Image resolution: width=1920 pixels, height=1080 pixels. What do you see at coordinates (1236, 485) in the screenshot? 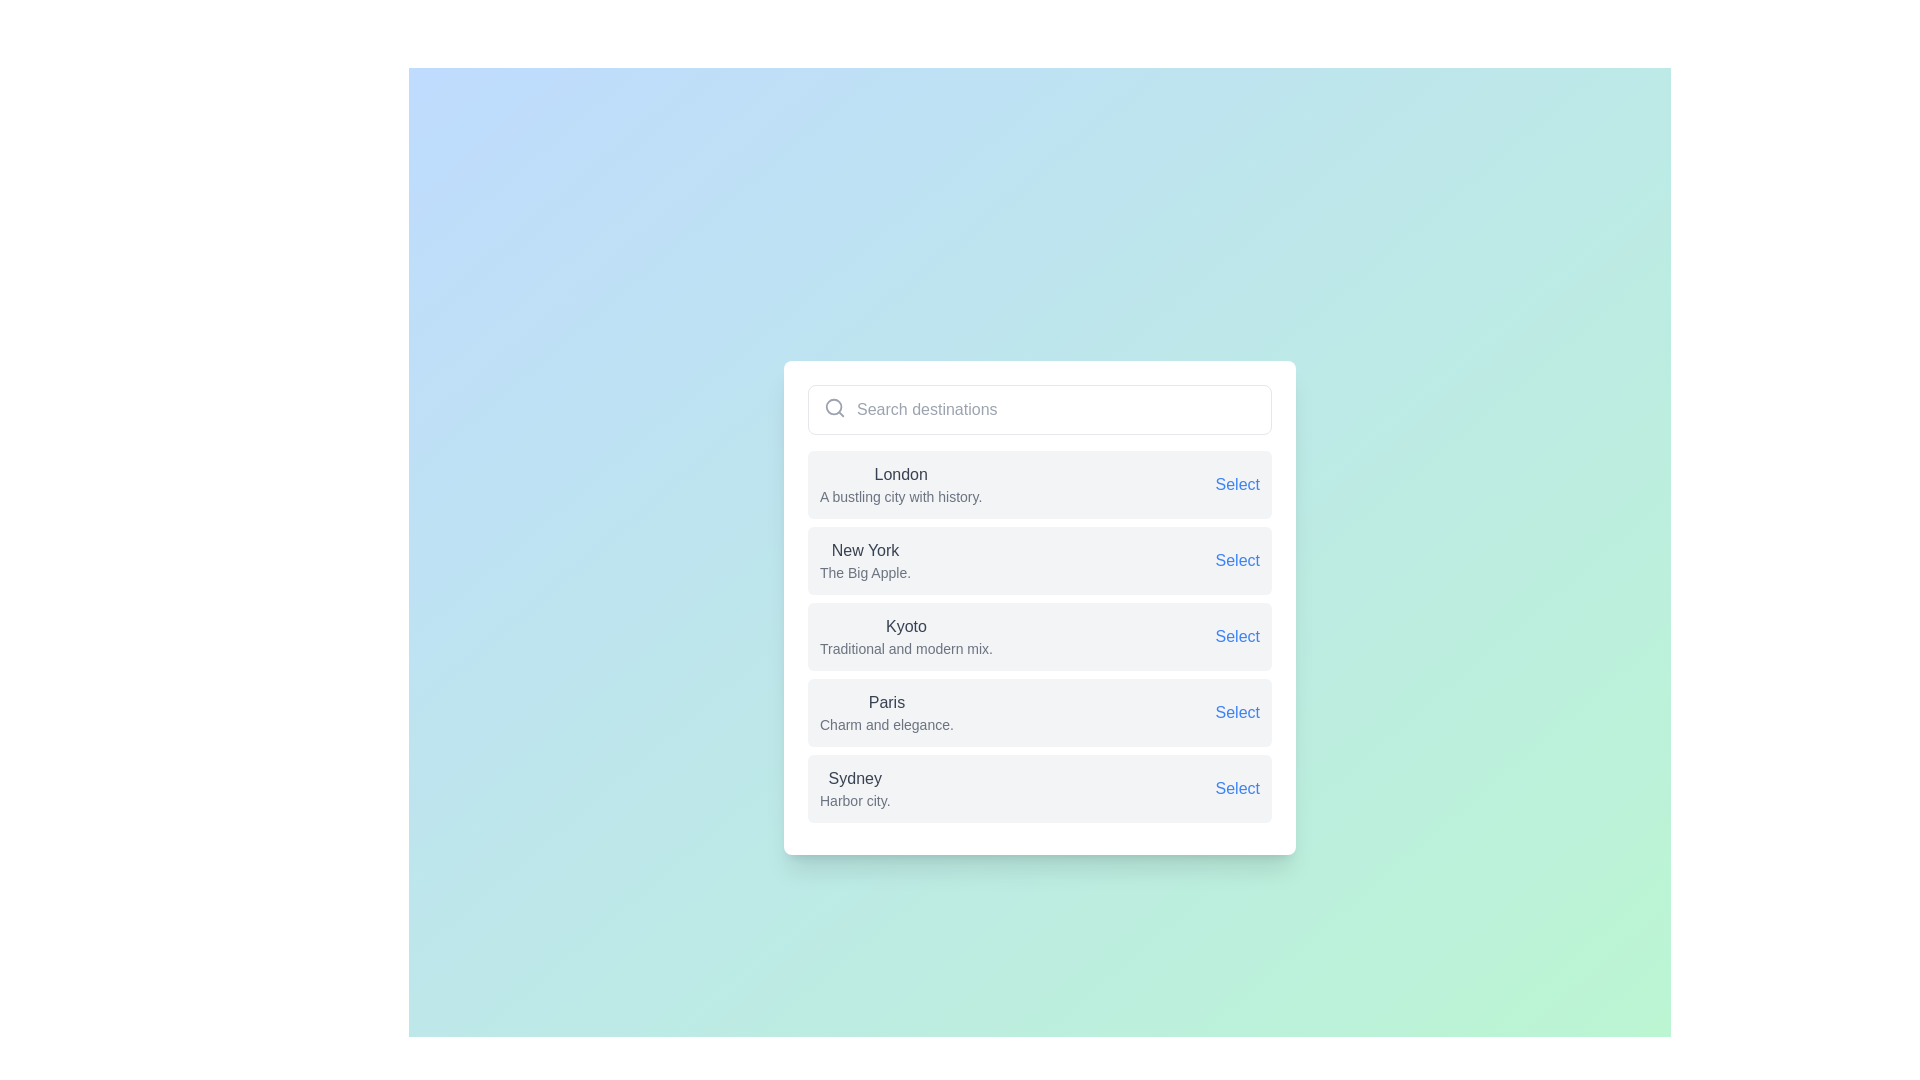
I see `the fourth button associated with the 'London' destination, which is aligned with the descriptive text 'London A bustling city with history.'` at bounding box center [1236, 485].